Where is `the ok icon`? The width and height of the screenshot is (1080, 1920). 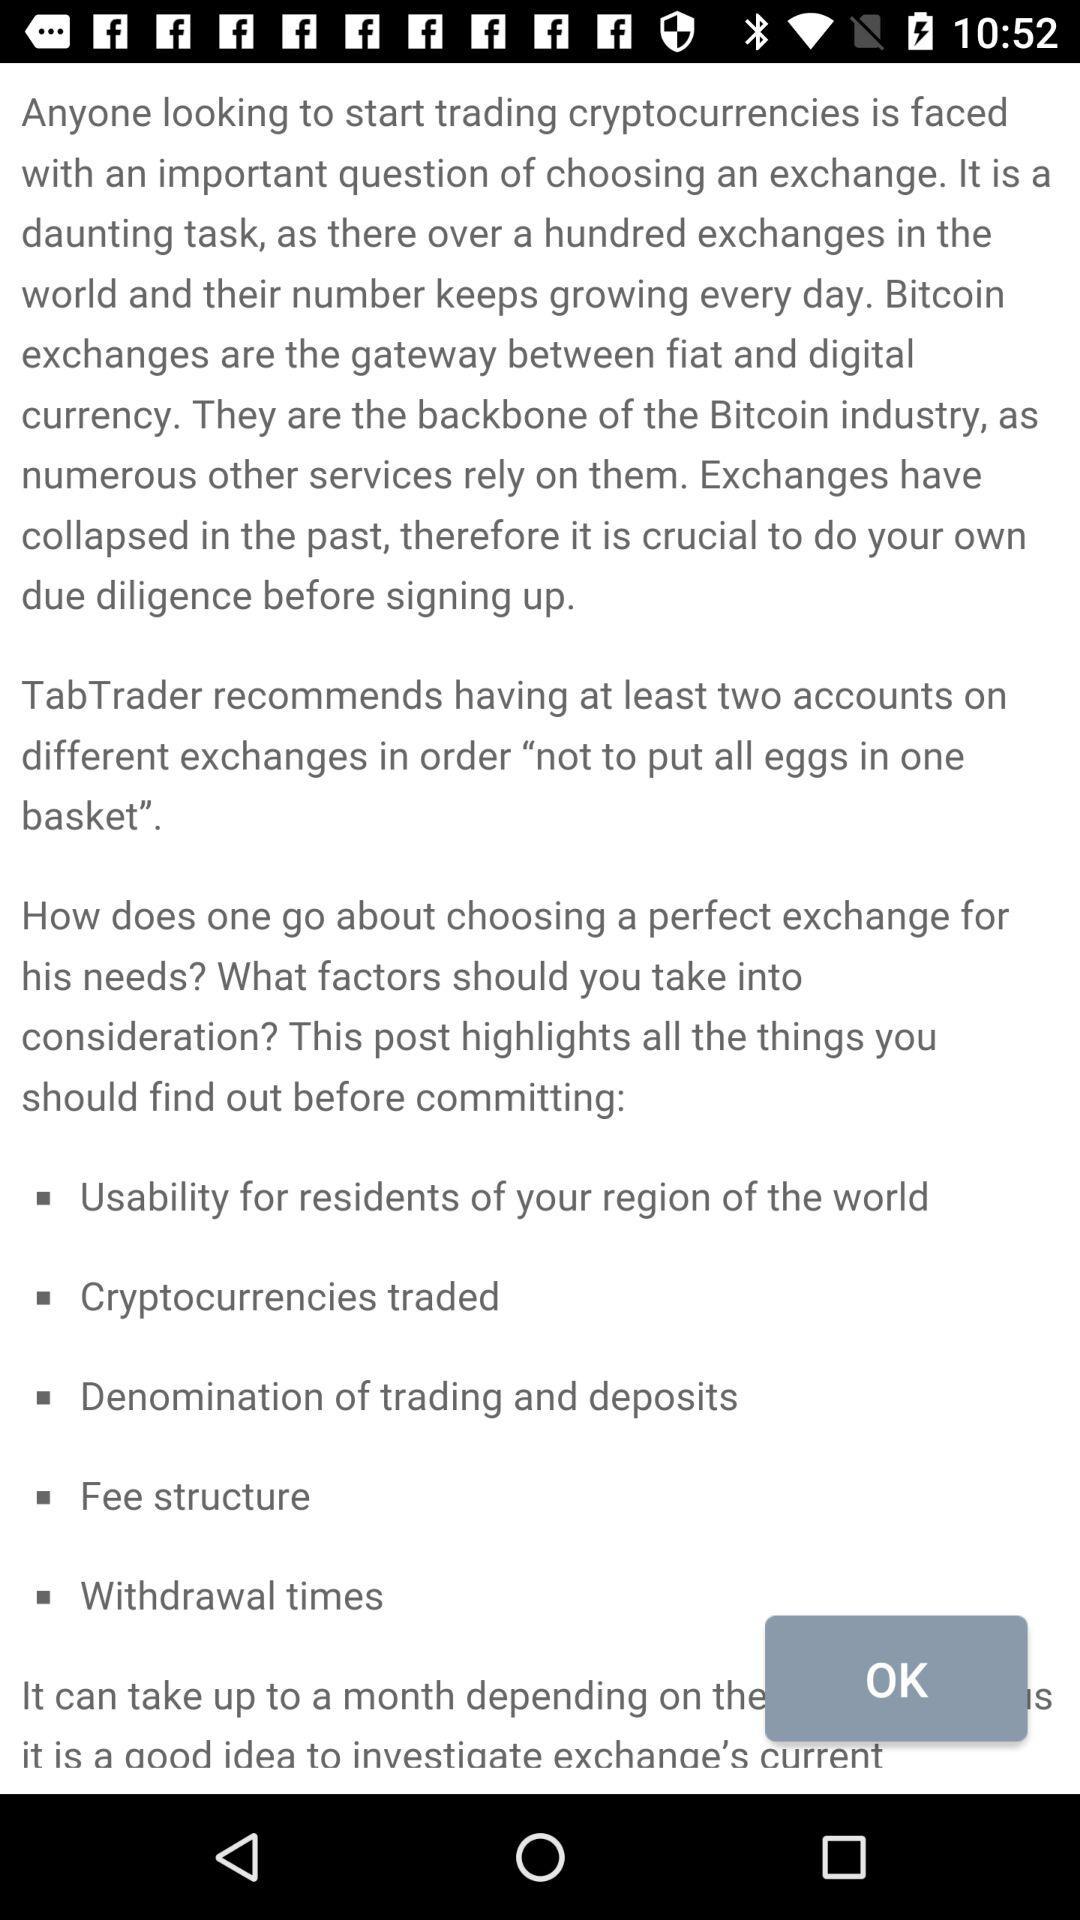
the ok icon is located at coordinates (895, 1678).